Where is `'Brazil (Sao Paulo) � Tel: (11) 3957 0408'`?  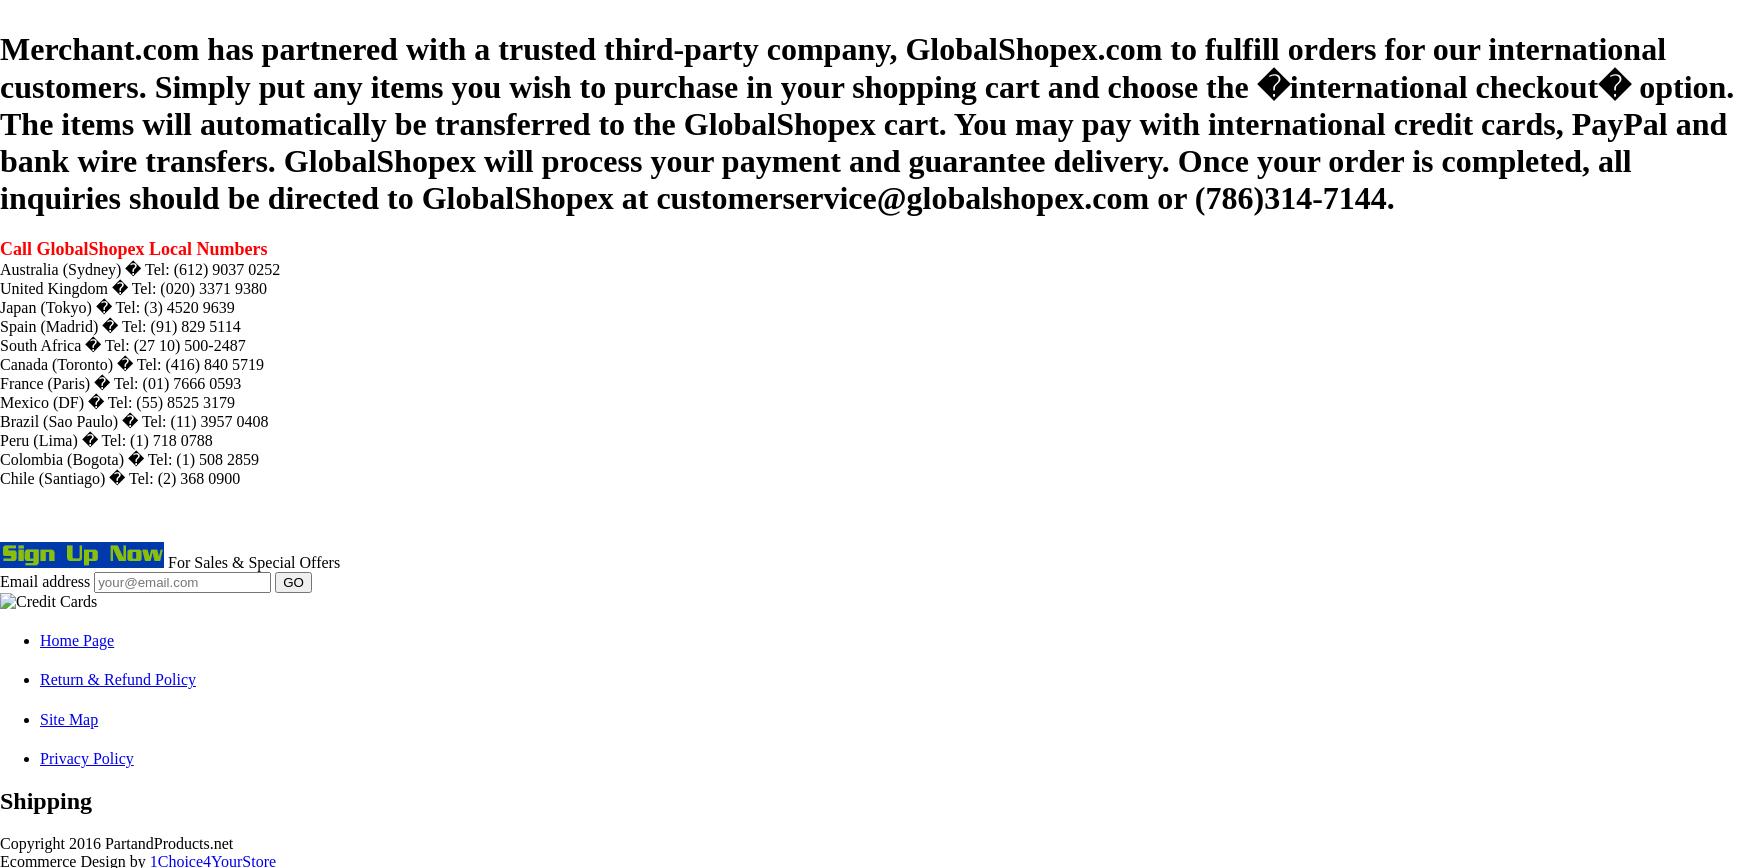 'Brazil (Sao Paulo) � Tel: (11) 3957 0408' is located at coordinates (0, 420).